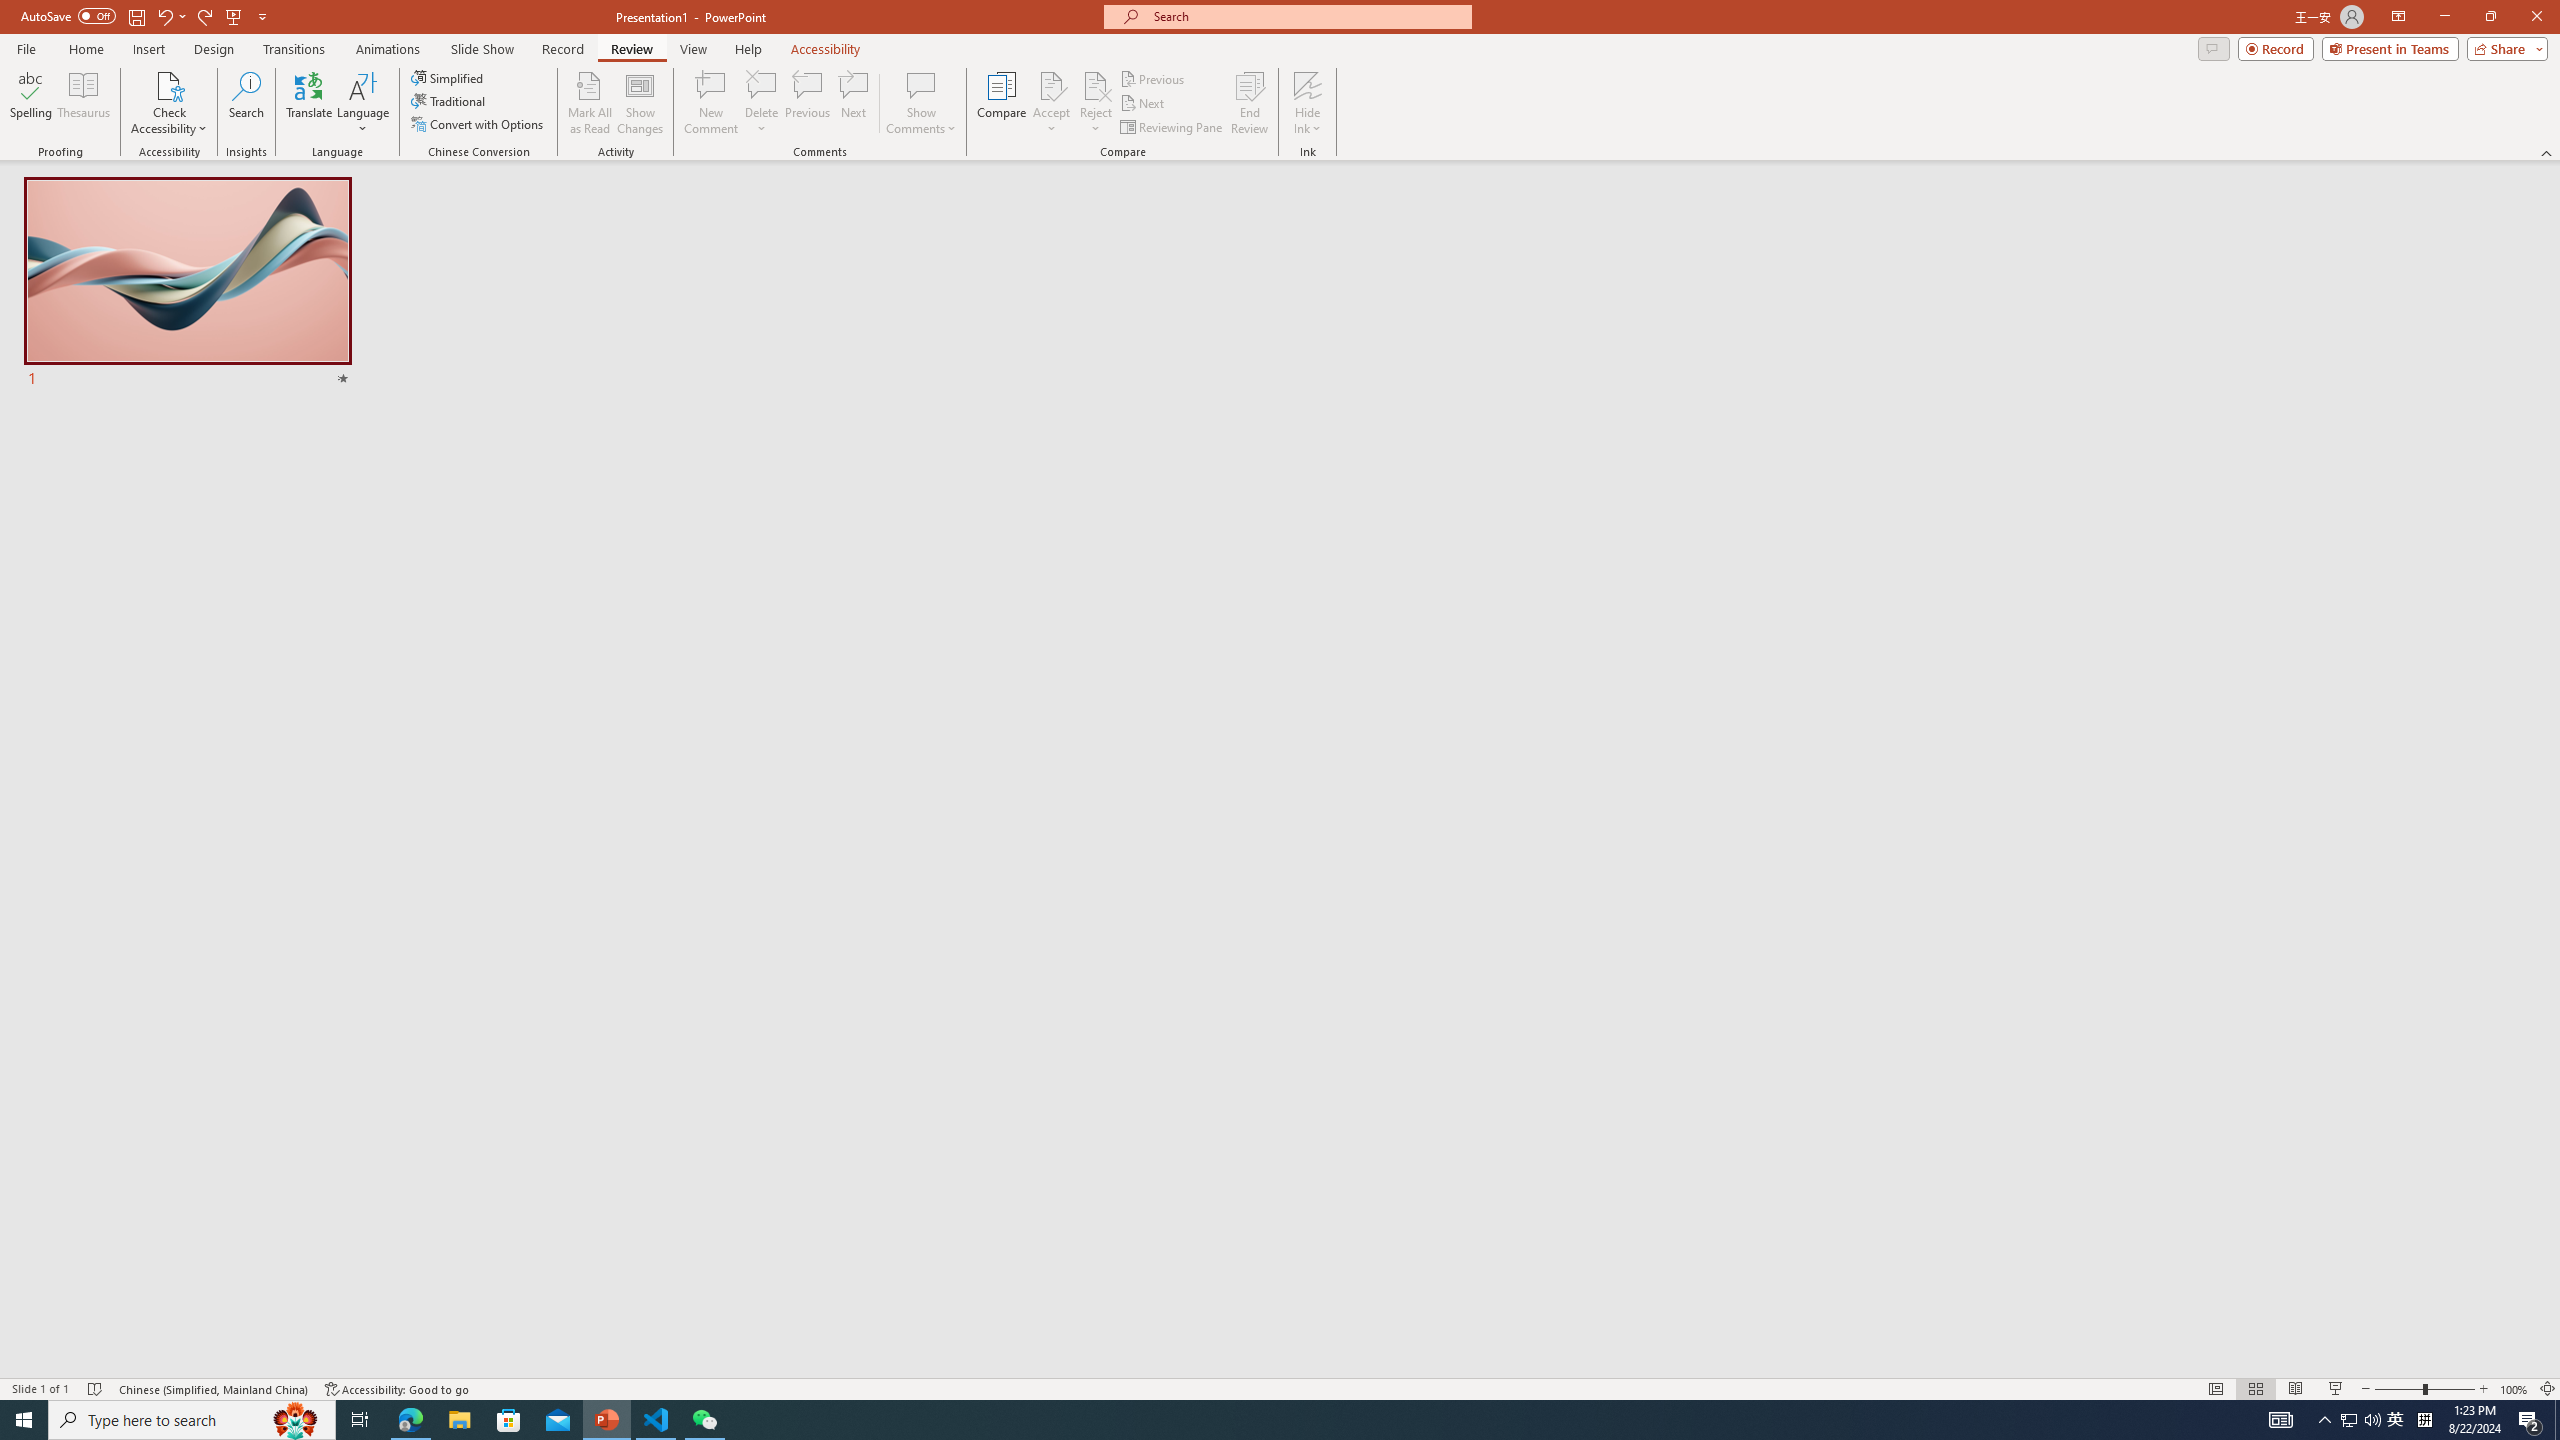 This screenshot has height=1440, width=2560. Describe the element at coordinates (709, 103) in the screenshot. I see `'New Comment'` at that location.